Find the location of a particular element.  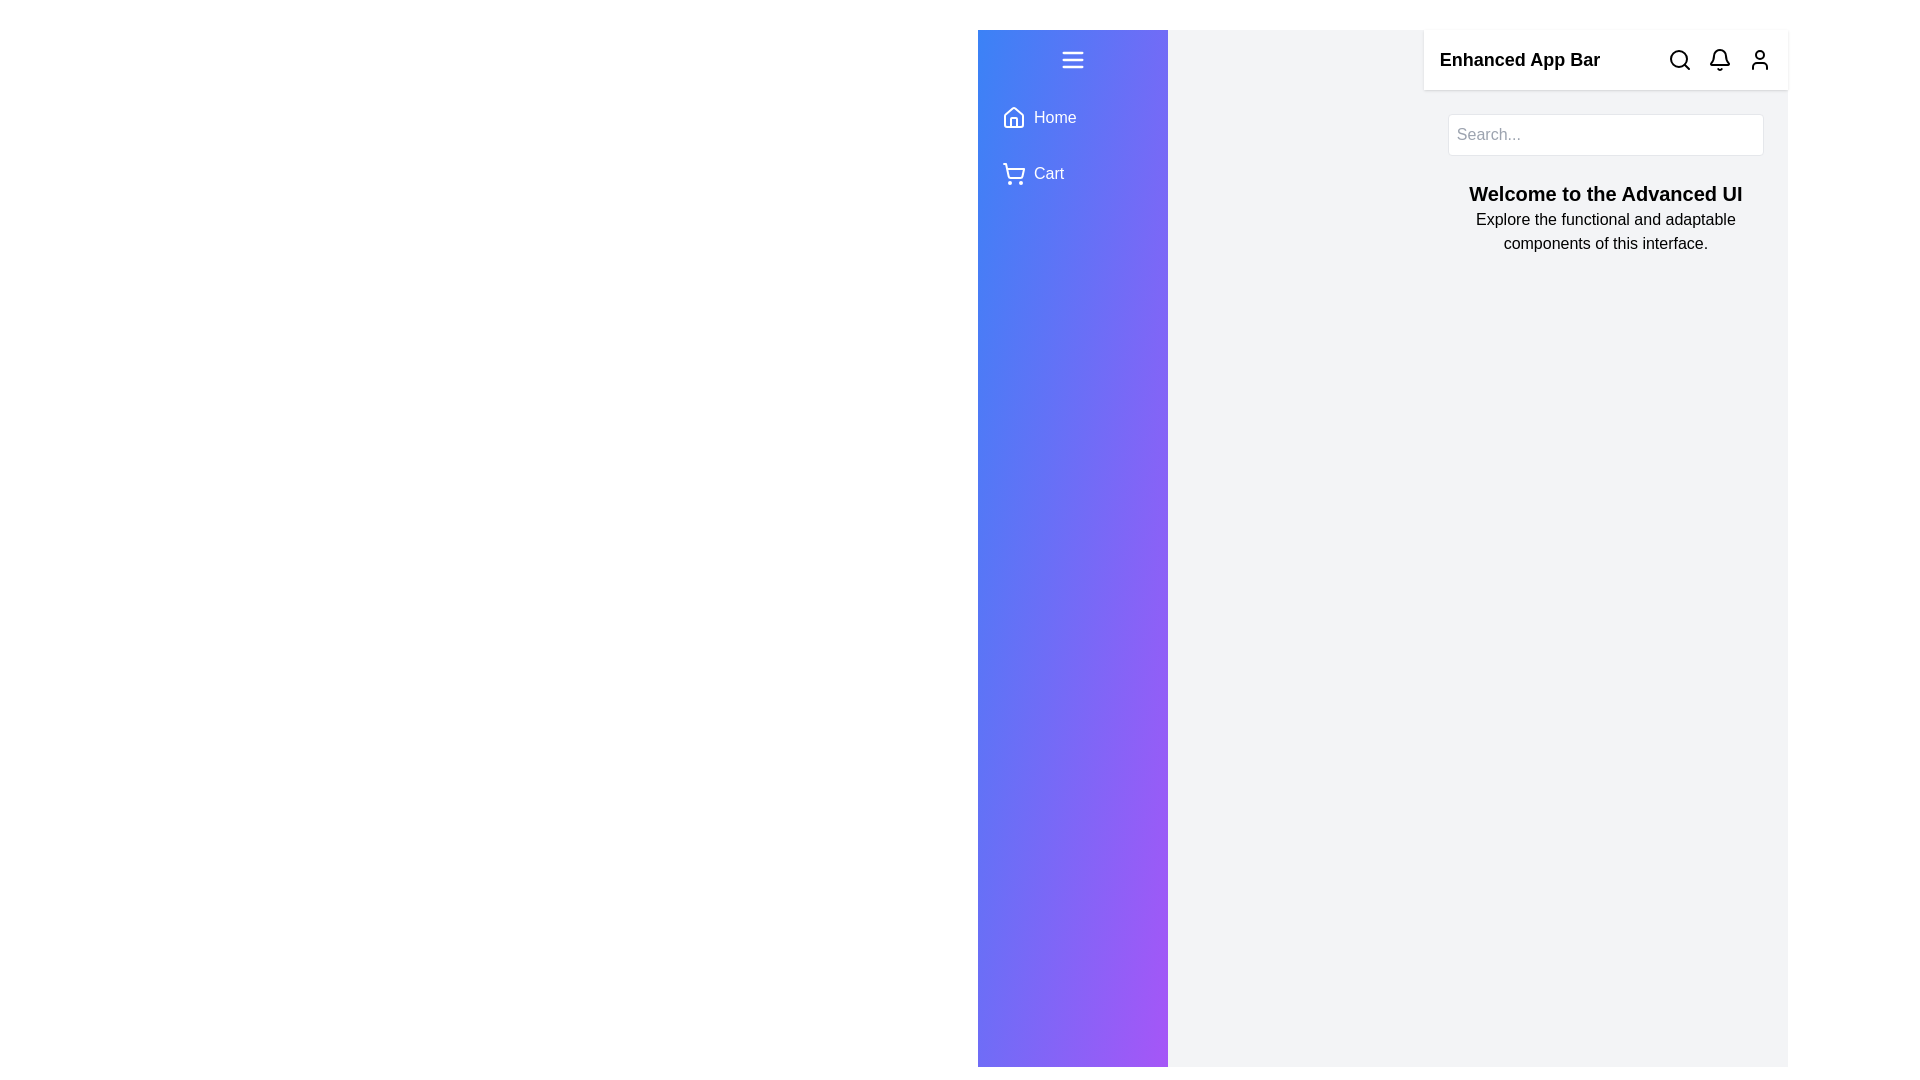

the 'Home' menu item in the sidebar is located at coordinates (1071, 118).